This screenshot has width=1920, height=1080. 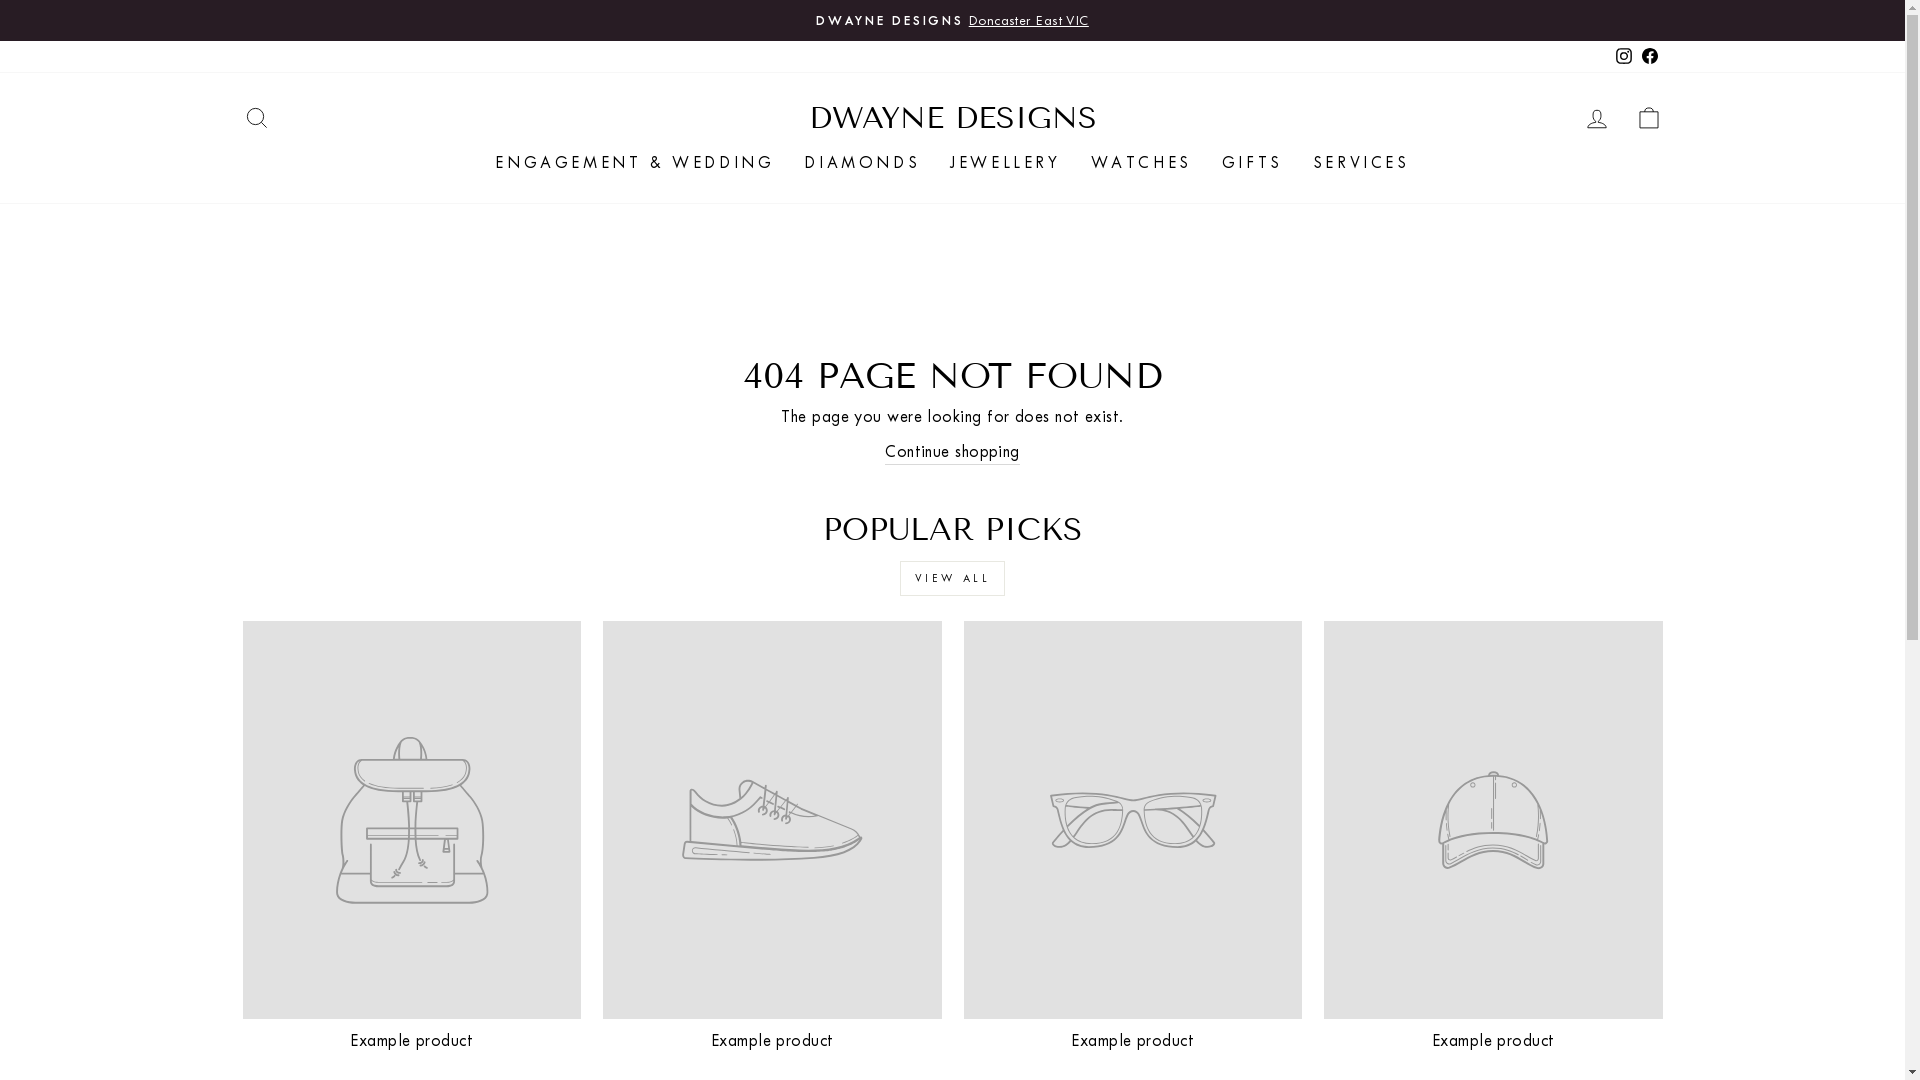 What do you see at coordinates (254, 117) in the screenshot?
I see `'SEARCH'` at bounding box center [254, 117].